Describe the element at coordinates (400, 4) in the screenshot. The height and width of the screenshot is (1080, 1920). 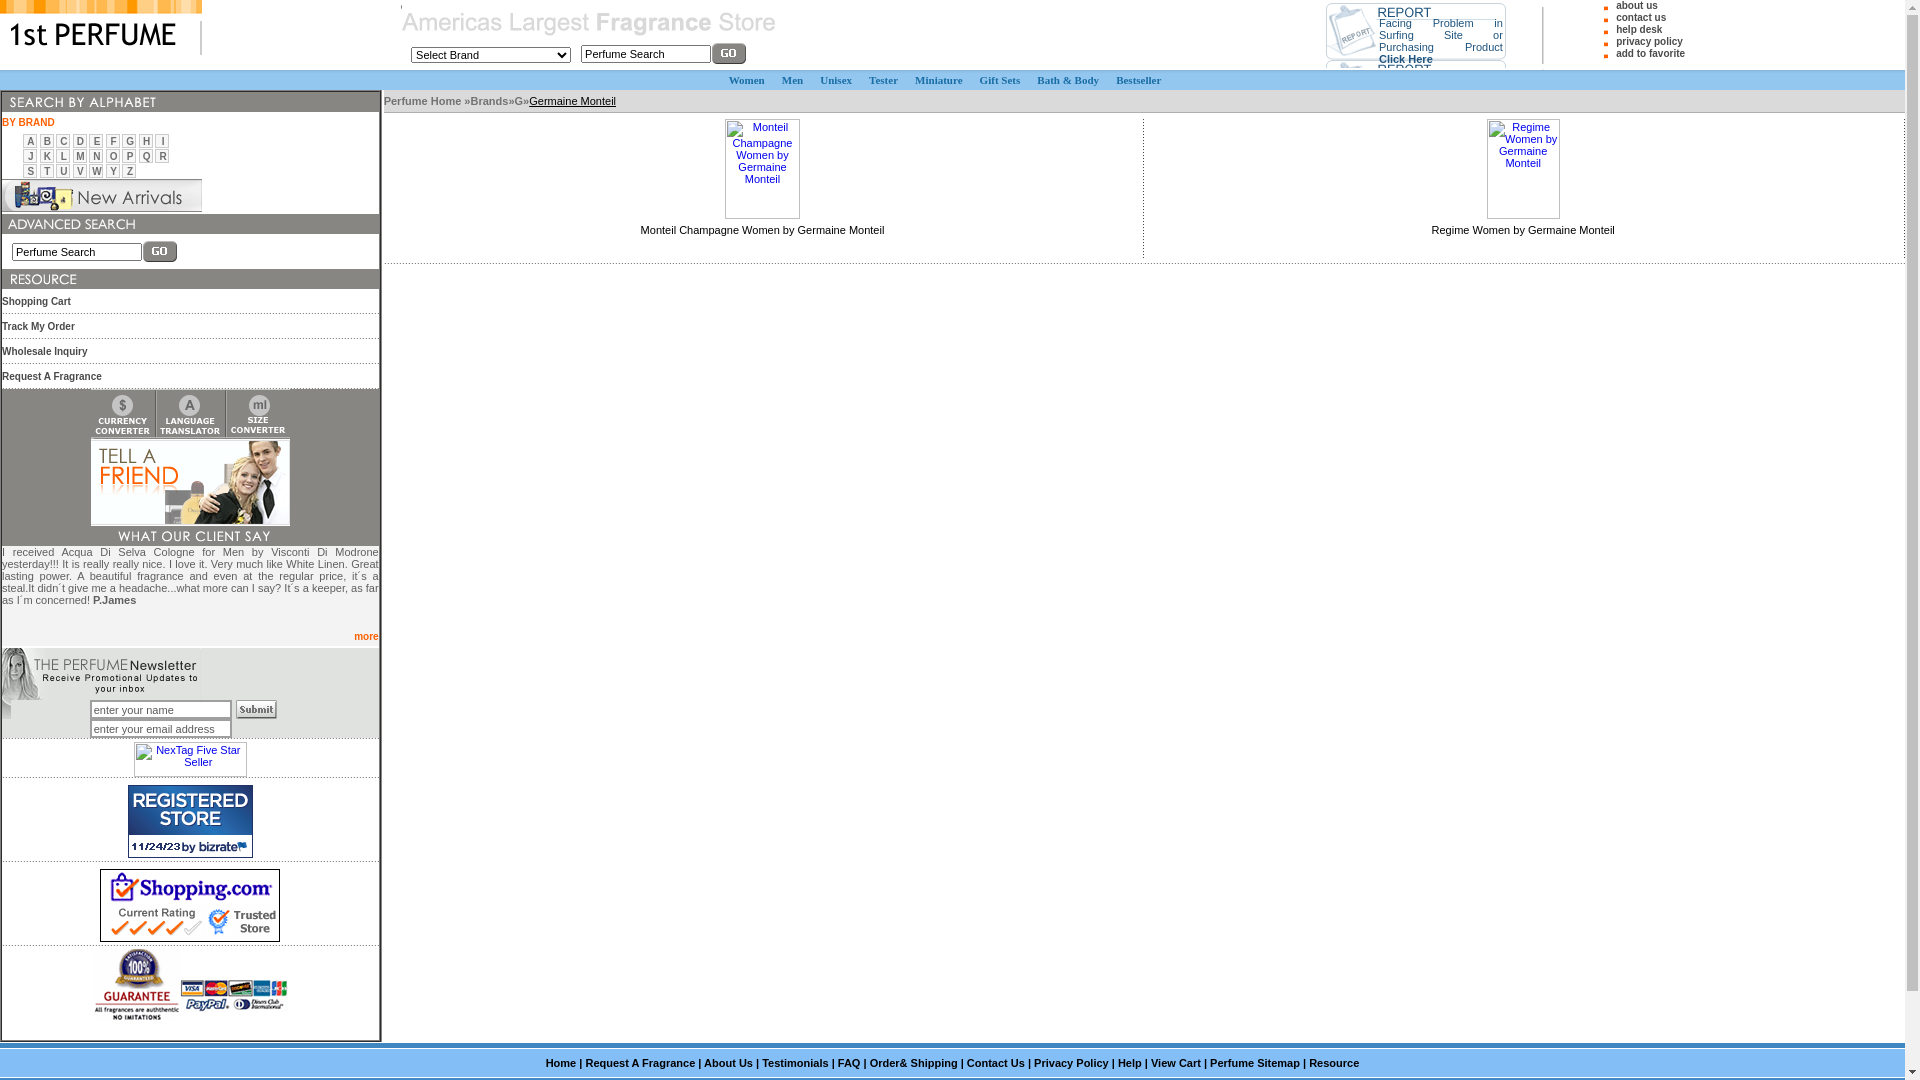
I see `'discount perfume'` at that location.